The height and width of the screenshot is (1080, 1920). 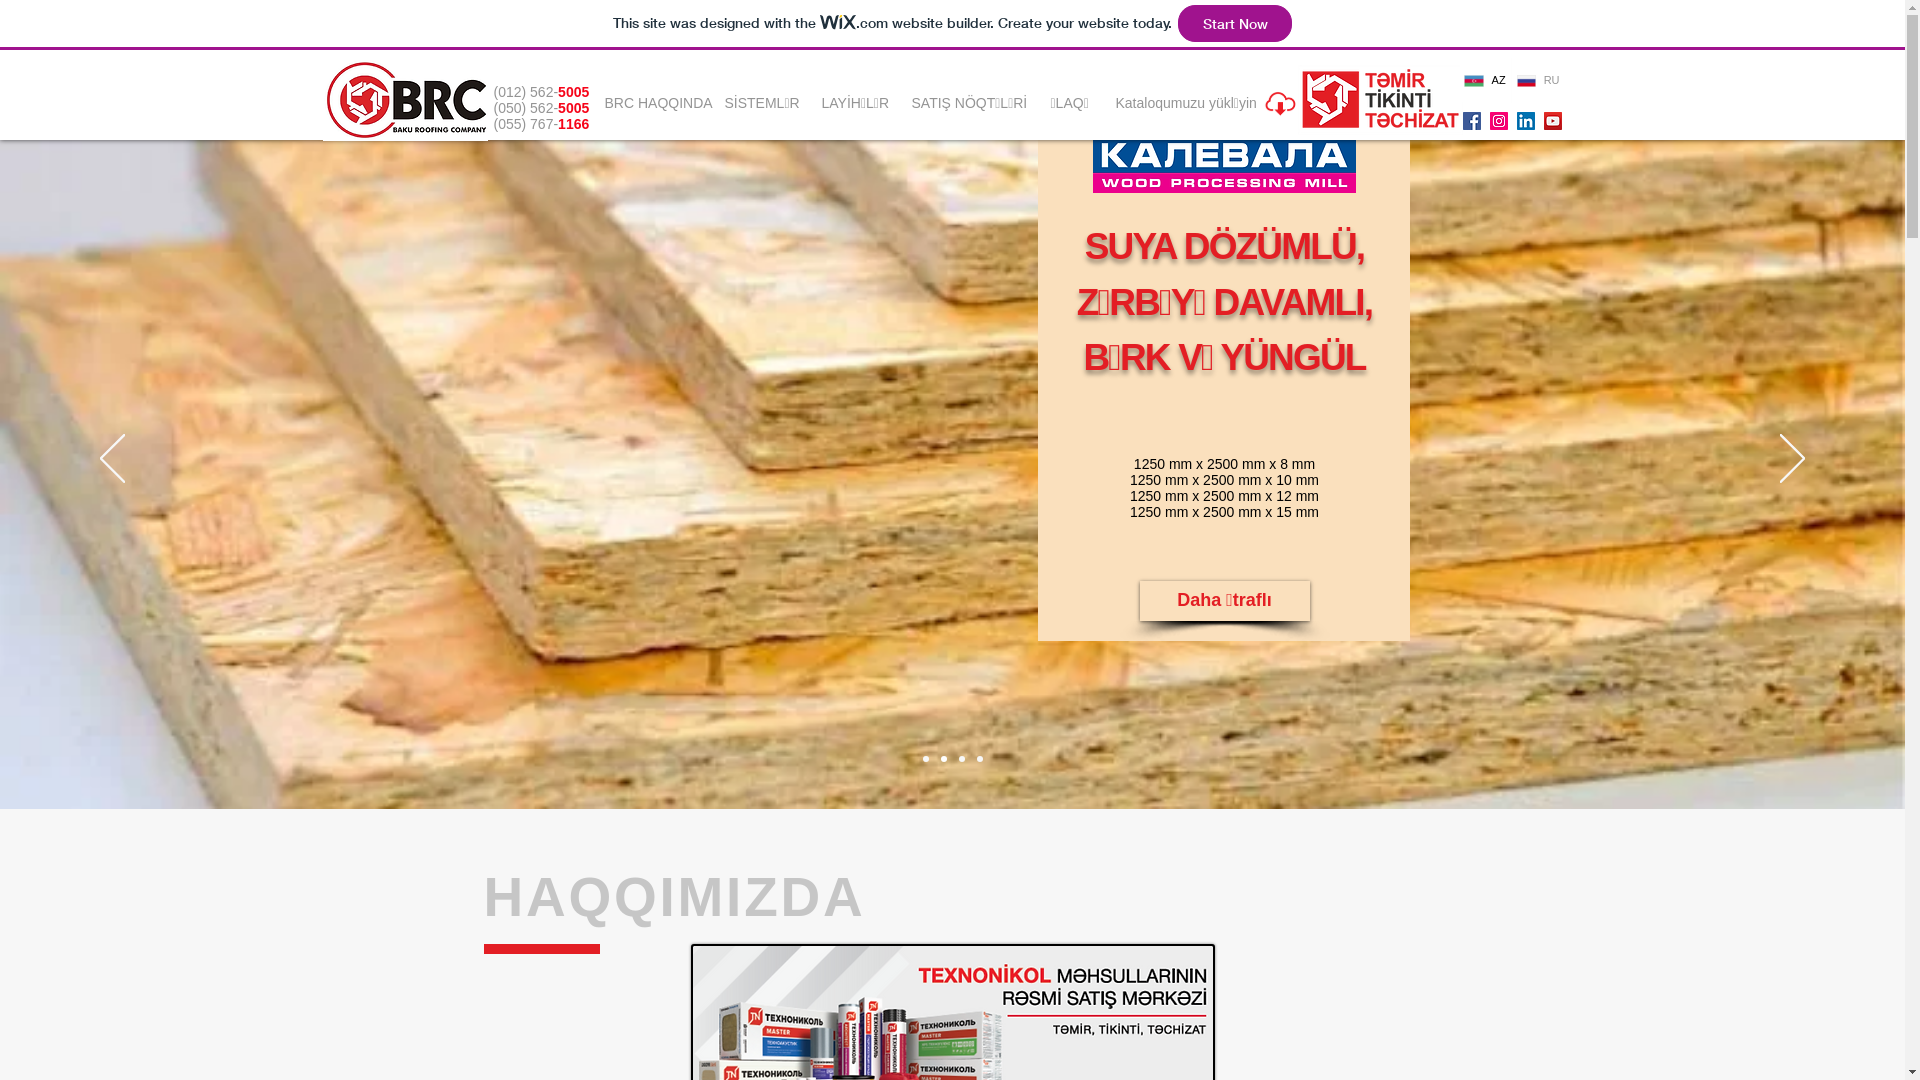 What do you see at coordinates (603, 104) in the screenshot?
I see `'BRC HAQQINDA'` at bounding box center [603, 104].